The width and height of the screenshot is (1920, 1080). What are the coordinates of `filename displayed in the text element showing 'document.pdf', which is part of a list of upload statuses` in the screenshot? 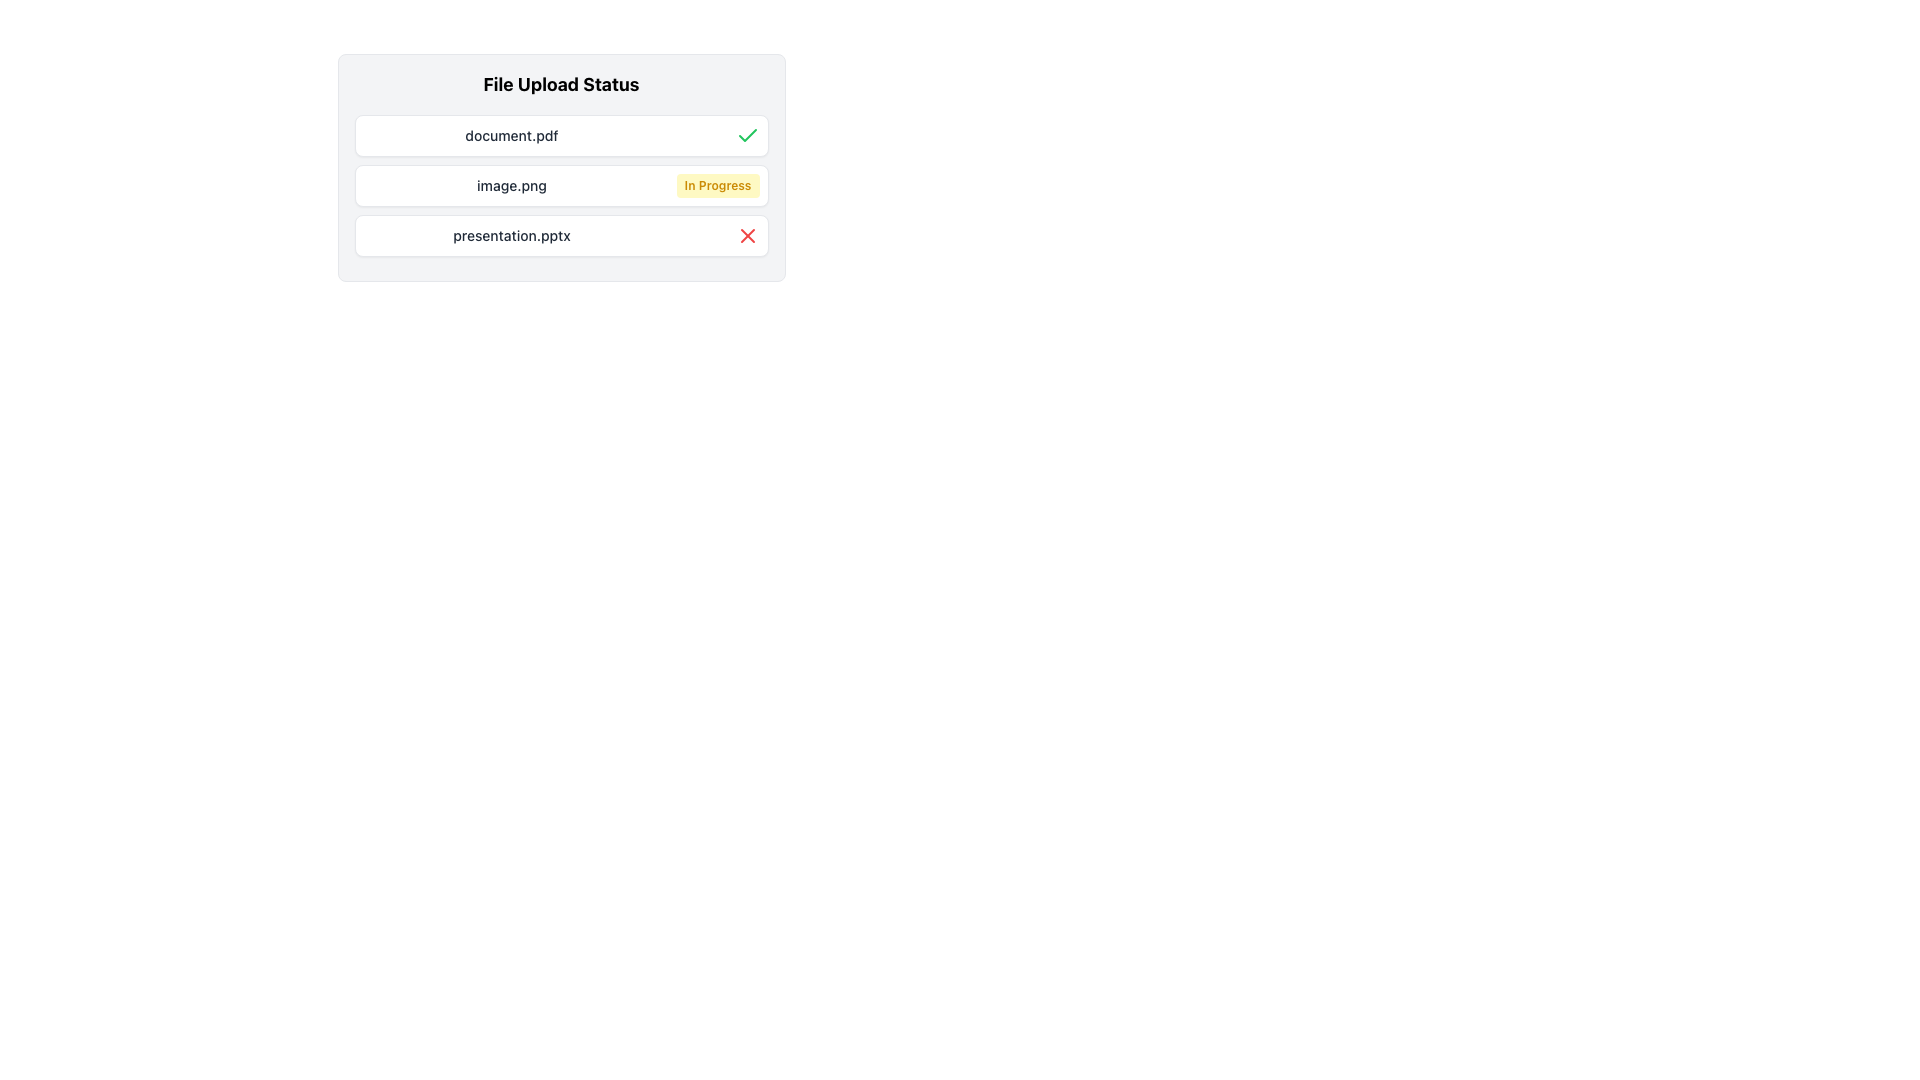 It's located at (512, 135).